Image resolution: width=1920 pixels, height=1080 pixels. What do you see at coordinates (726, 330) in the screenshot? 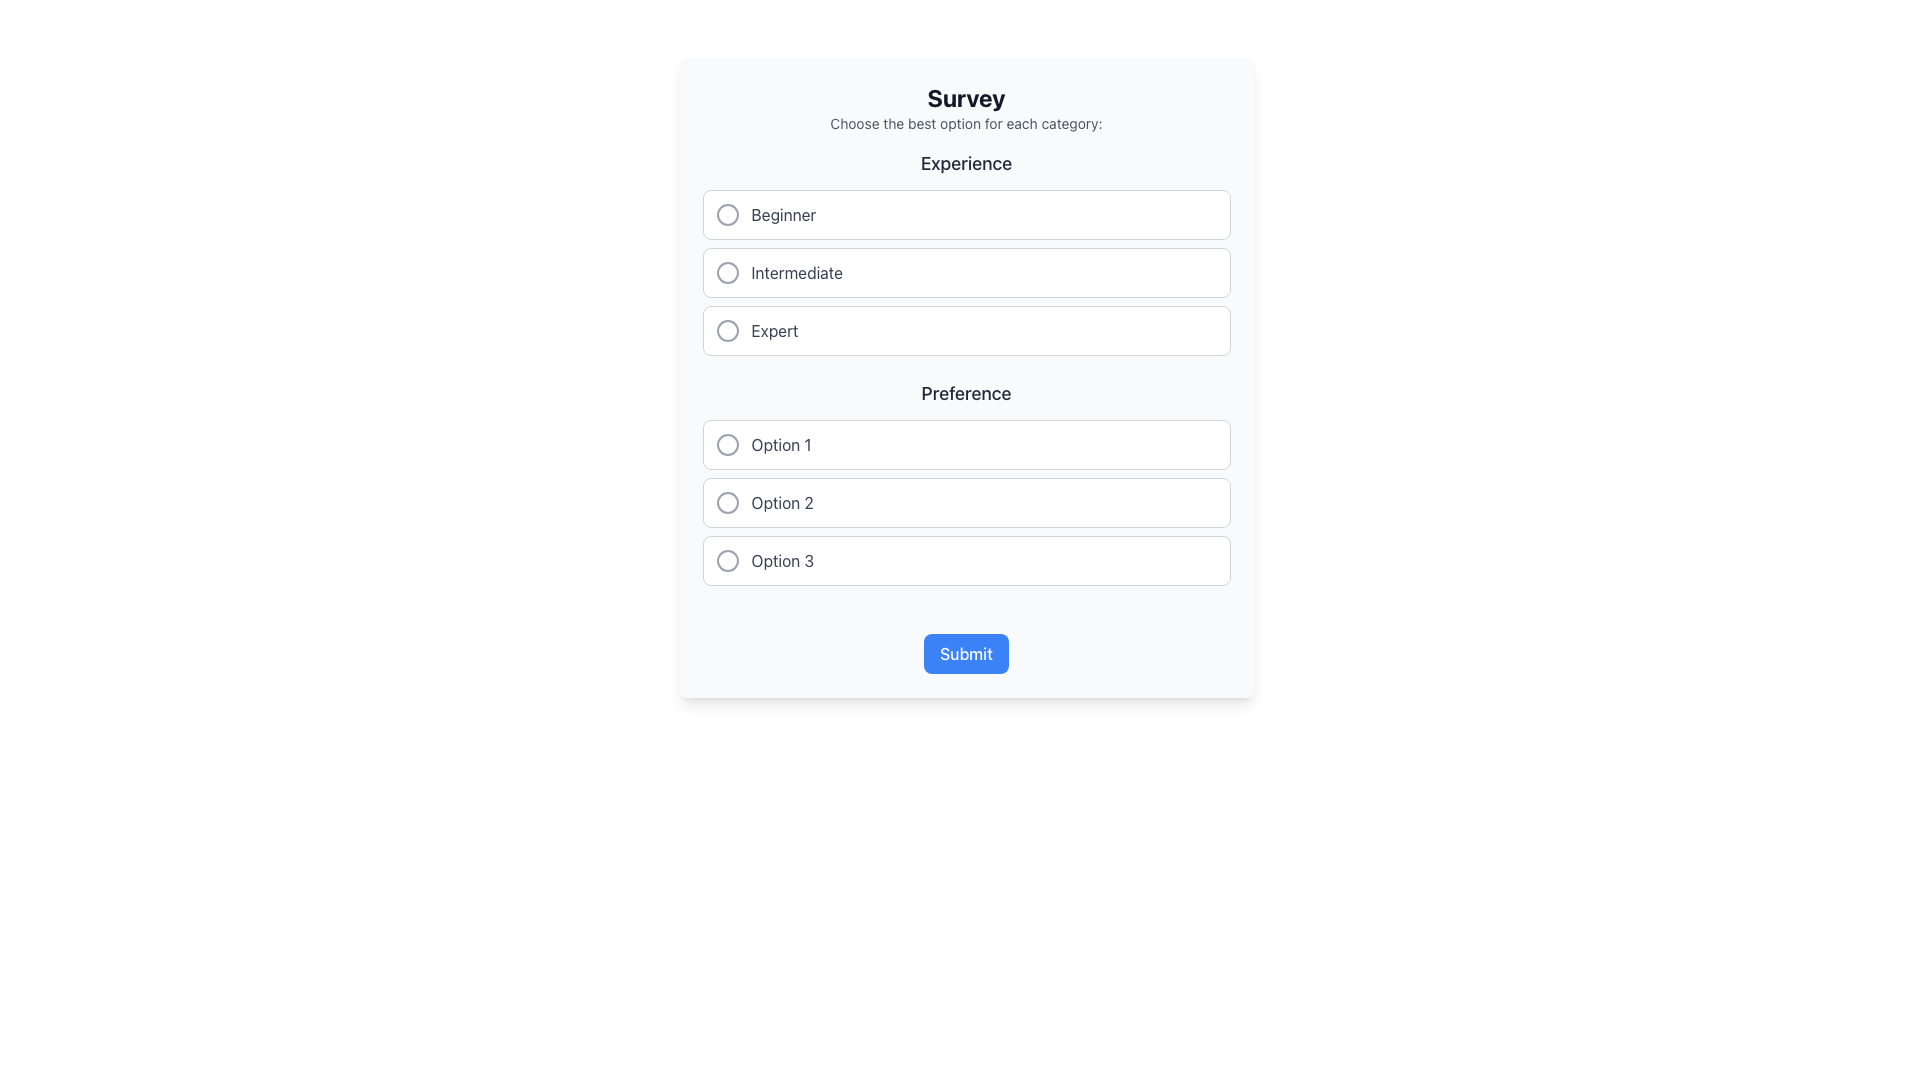
I see `the third radio button labeled 'Expert' in the 'Experience' options section of the survey form` at bounding box center [726, 330].